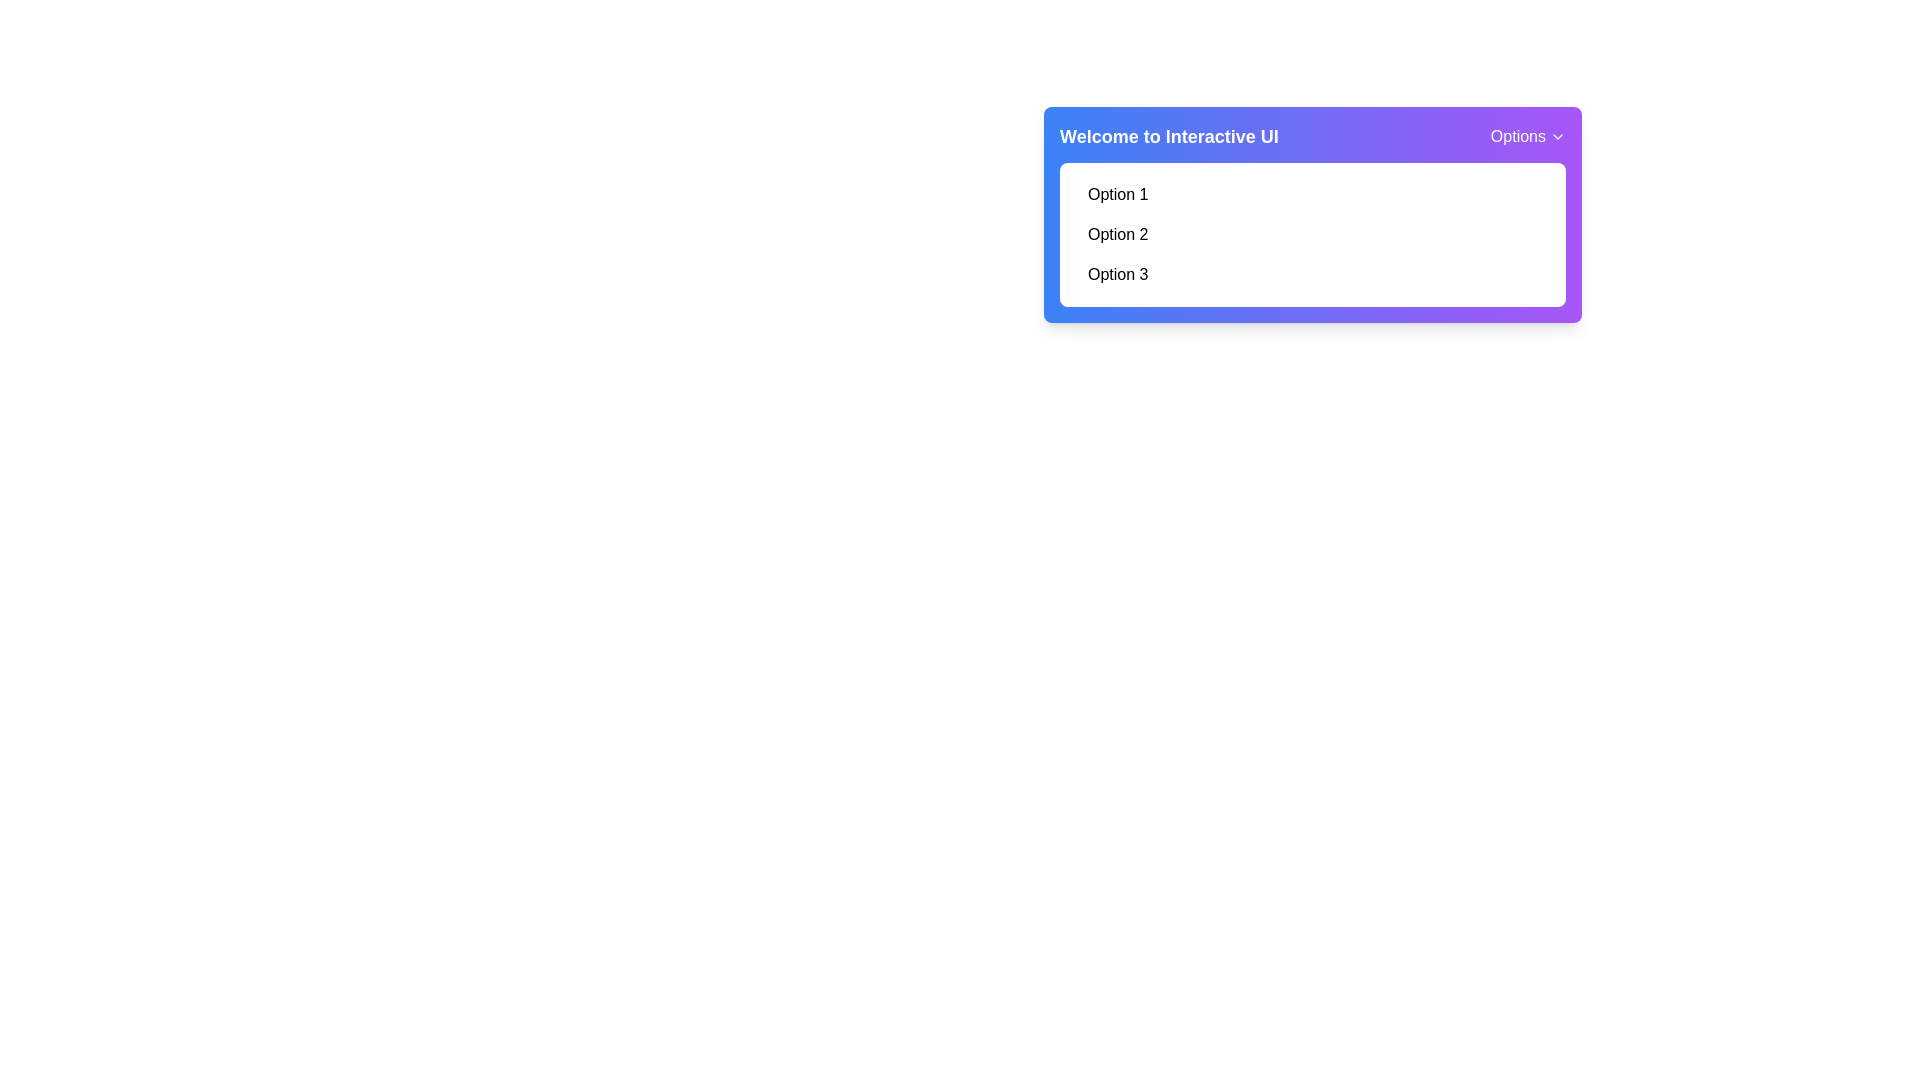 Image resolution: width=1920 pixels, height=1080 pixels. I want to click on one of the options in the dropdown menu located below the title 'Welcome to Interactive UI', so click(1313, 234).